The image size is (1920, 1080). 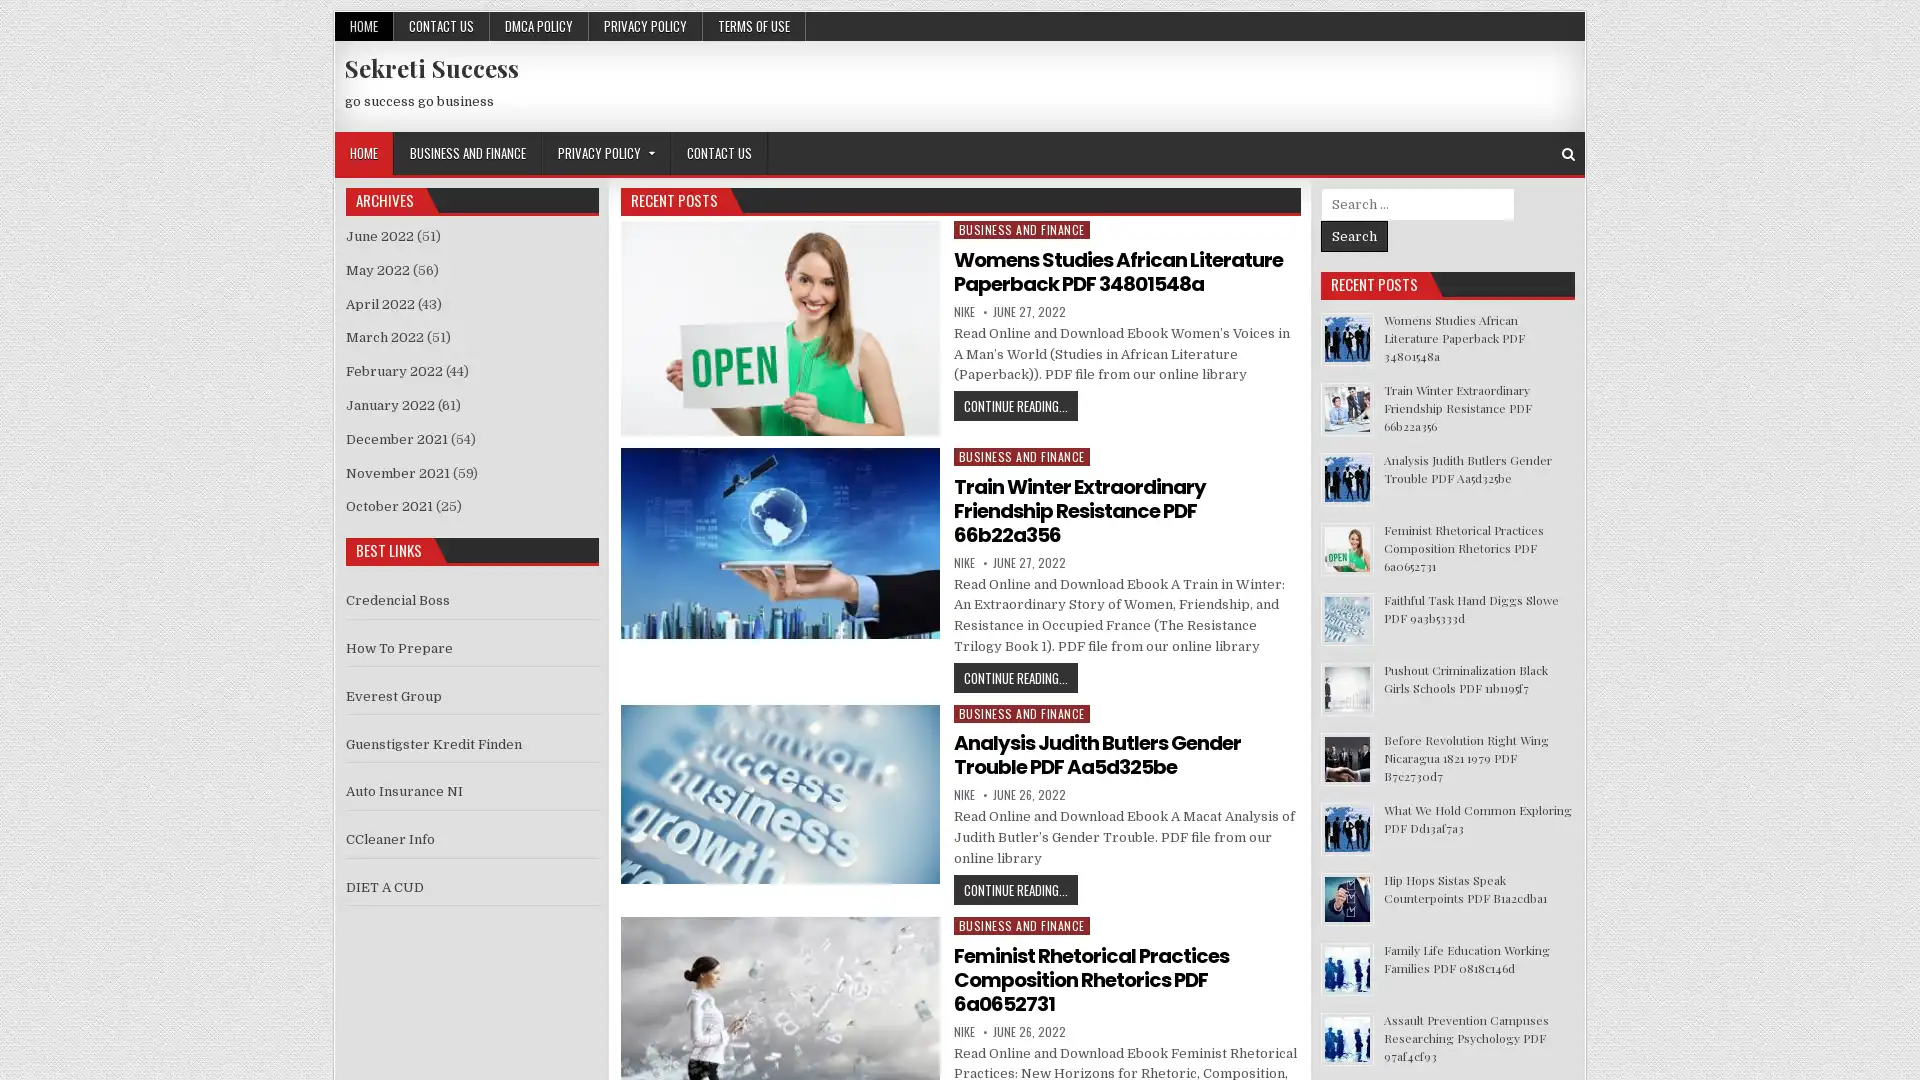 I want to click on Search, so click(x=1354, y=235).